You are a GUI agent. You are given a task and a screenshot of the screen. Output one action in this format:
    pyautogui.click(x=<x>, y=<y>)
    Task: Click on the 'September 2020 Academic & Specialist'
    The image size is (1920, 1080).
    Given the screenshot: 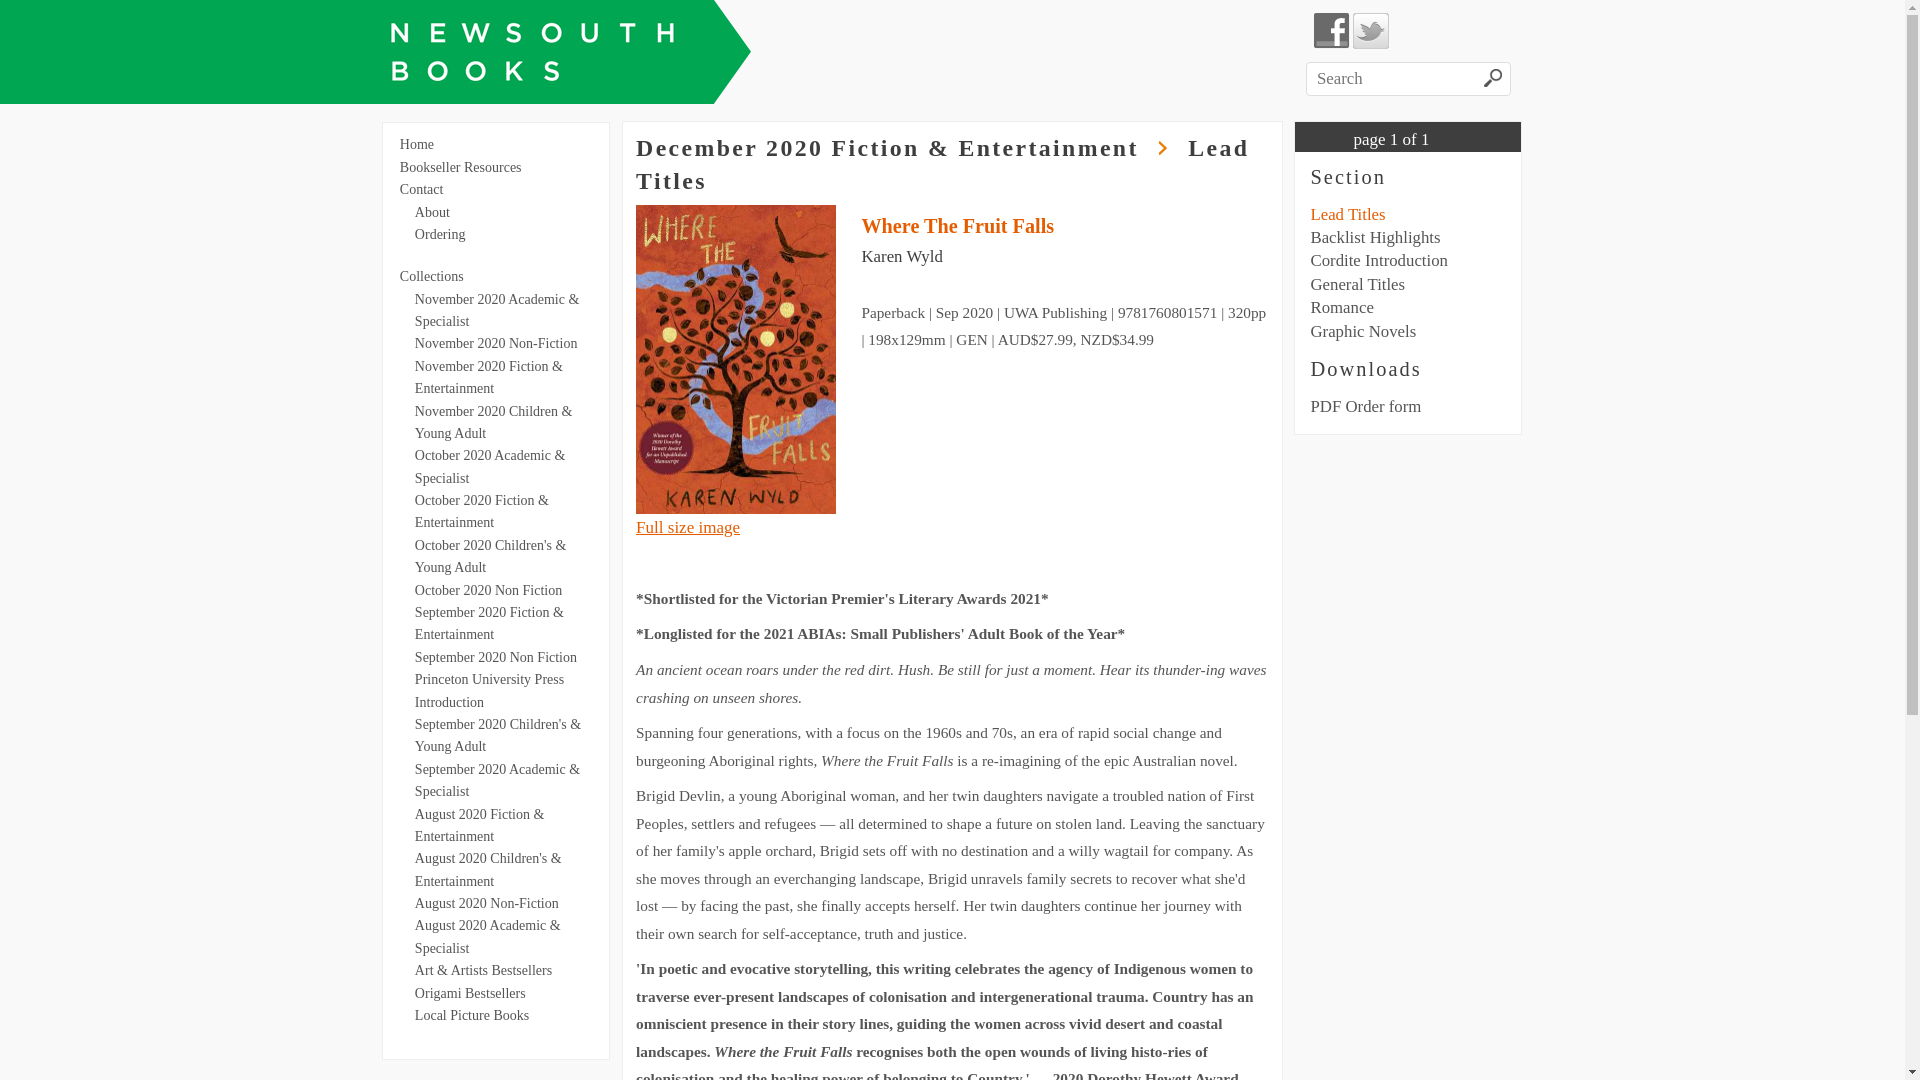 What is the action you would take?
    pyautogui.click(x=497, y=779)
    